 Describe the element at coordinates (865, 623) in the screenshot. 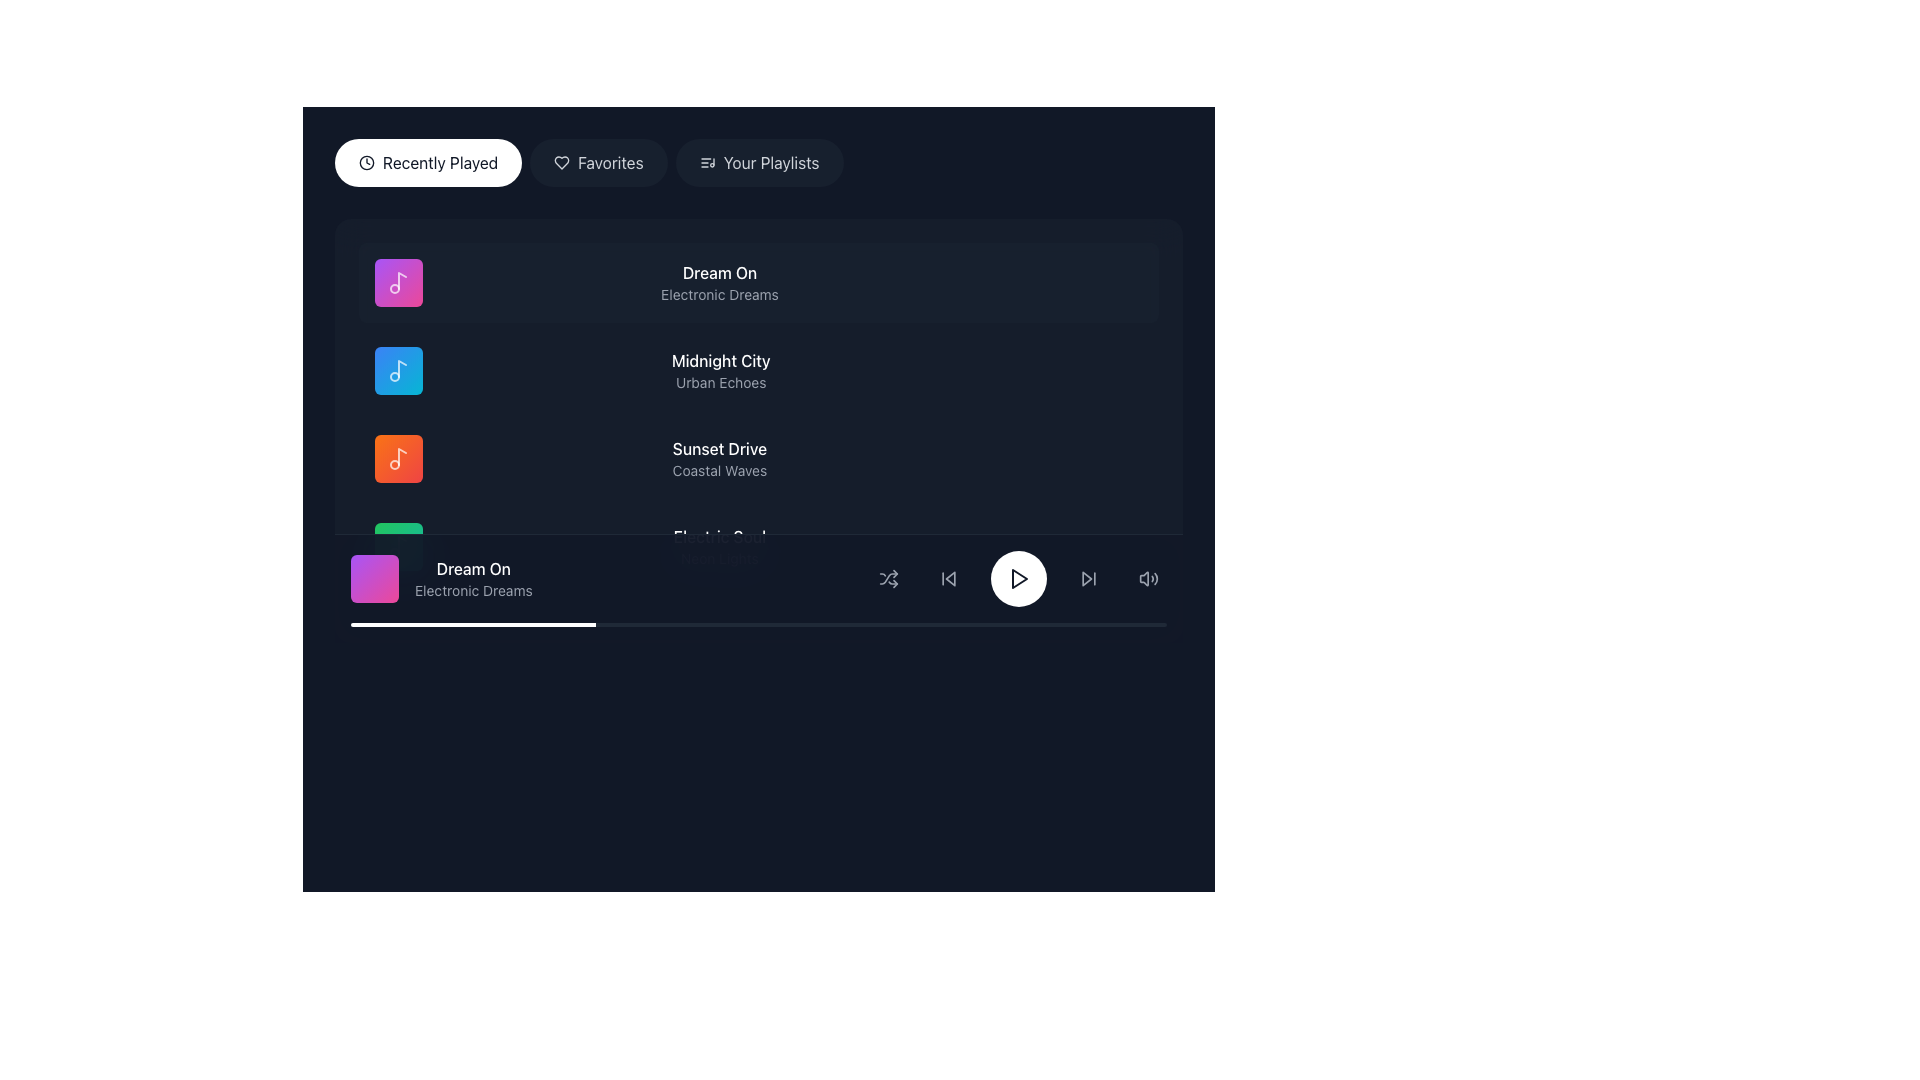

I see `progress` at that location.